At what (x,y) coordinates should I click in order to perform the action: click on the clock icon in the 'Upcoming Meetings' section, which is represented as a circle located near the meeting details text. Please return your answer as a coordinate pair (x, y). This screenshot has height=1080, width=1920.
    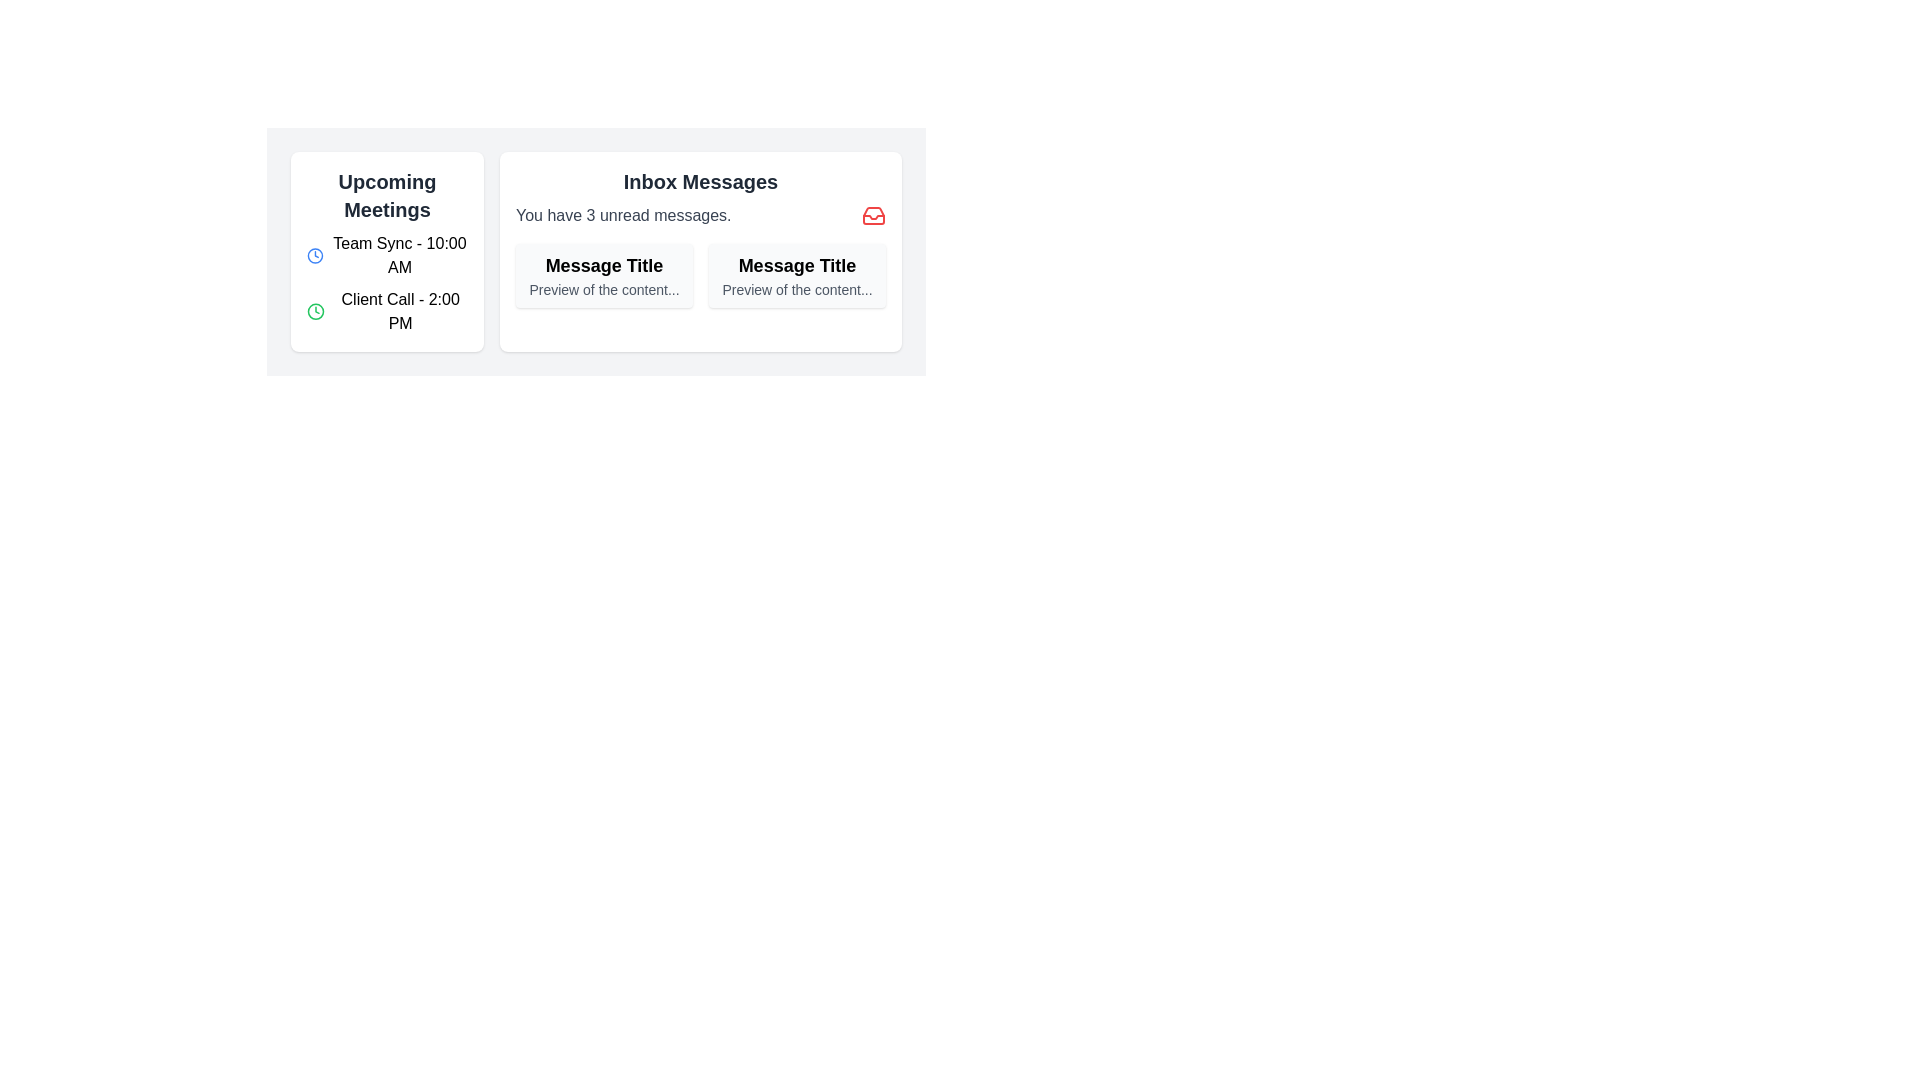
    Looking at the image, I should click on (315, 312).